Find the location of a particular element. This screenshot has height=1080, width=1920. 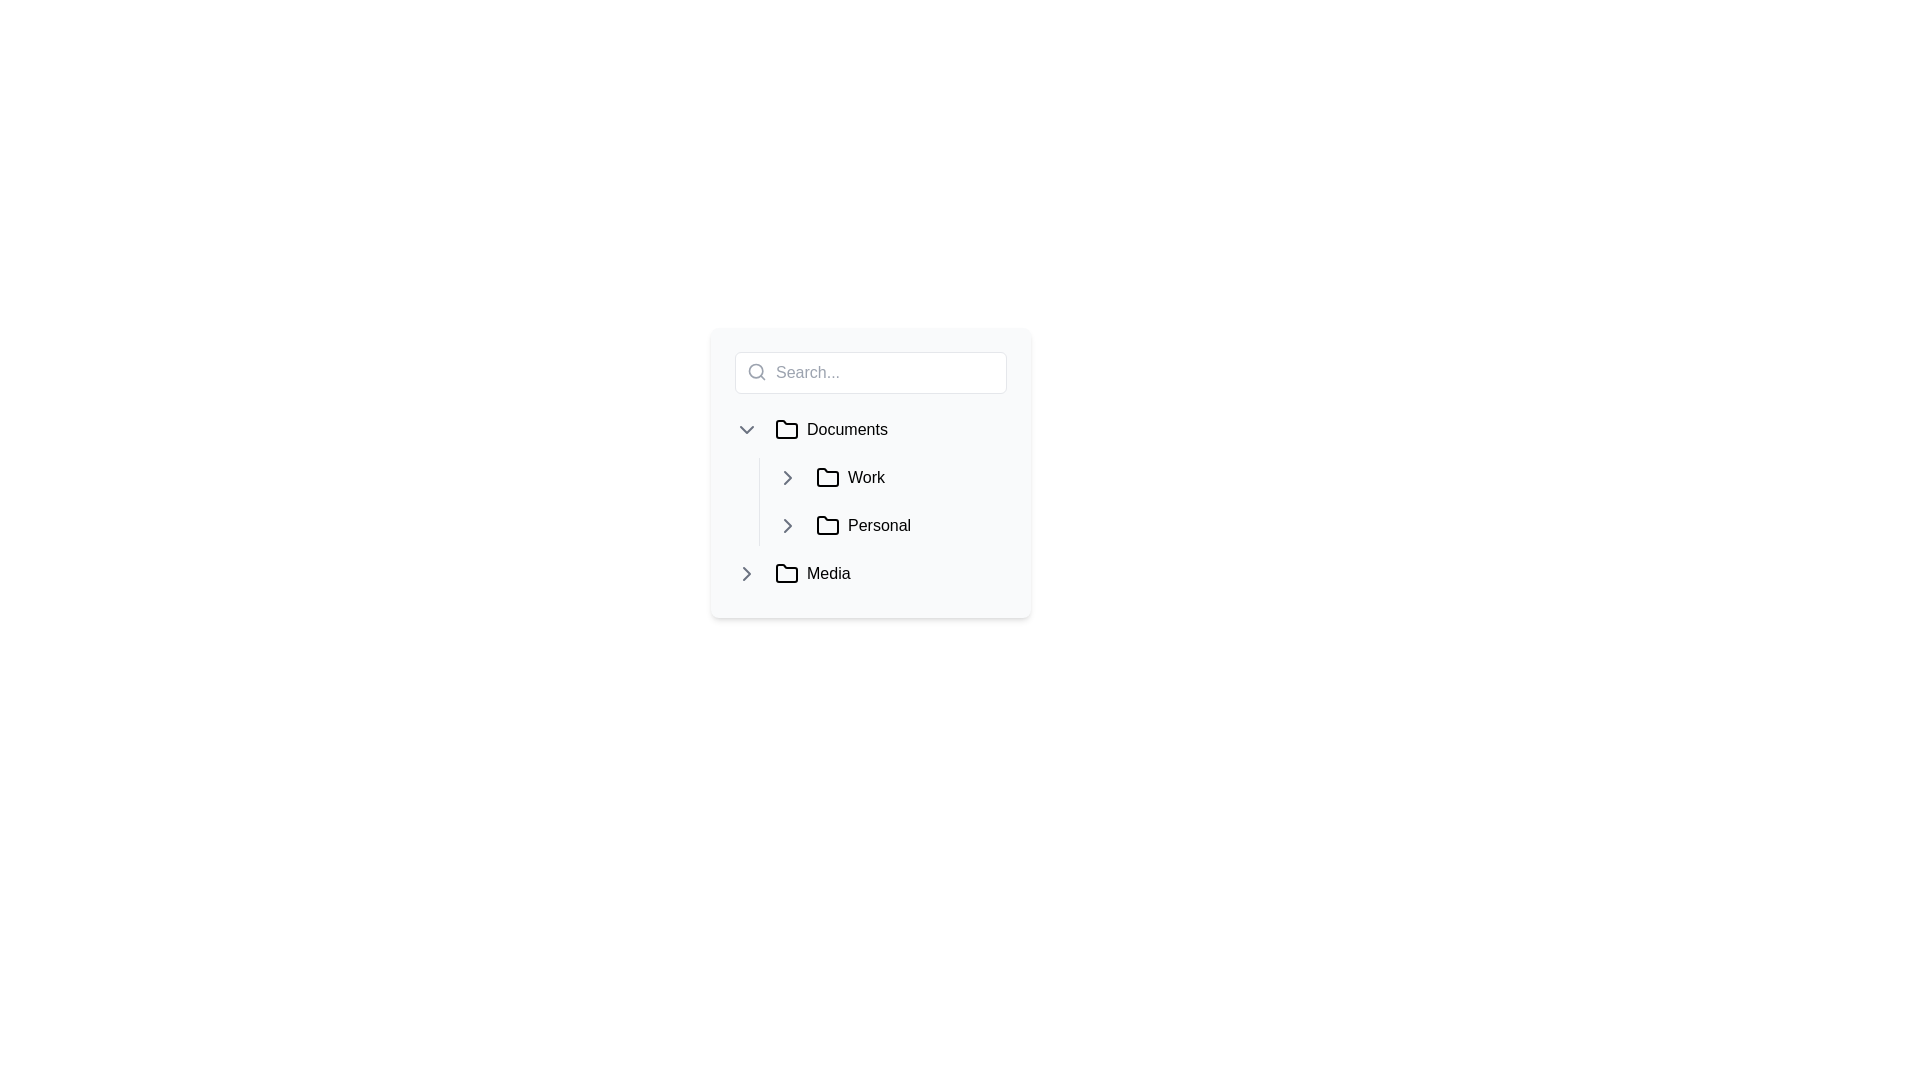

the folder icon representing the 'Media' directory is located at coordinates (786, 574).